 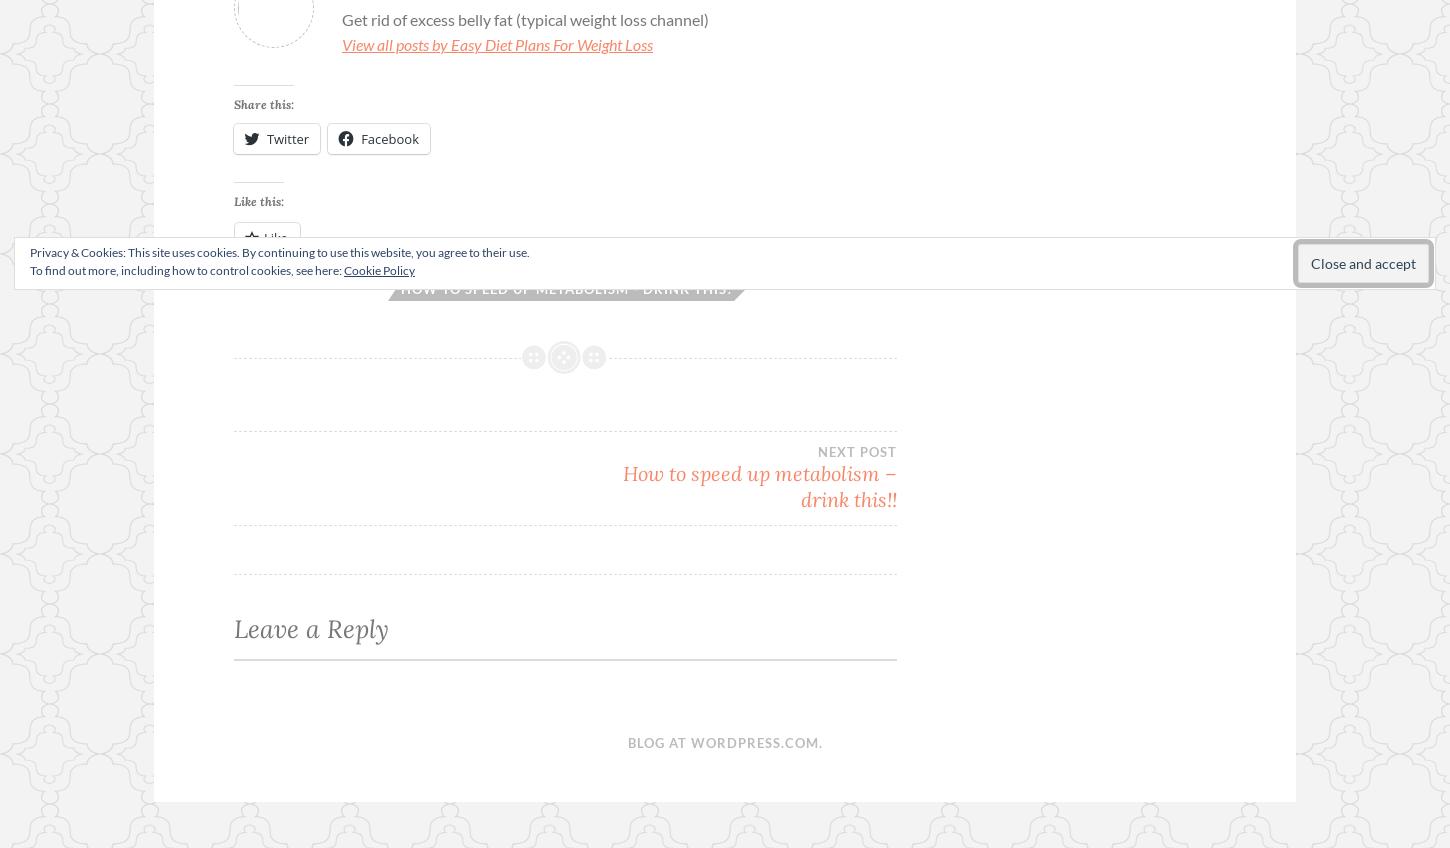 What do you see at coordinates (497, 43) in the screenshot?
I see `'View all posts by Easy Diet Plans For Weight Loss'` at bounding box center [497, 43].